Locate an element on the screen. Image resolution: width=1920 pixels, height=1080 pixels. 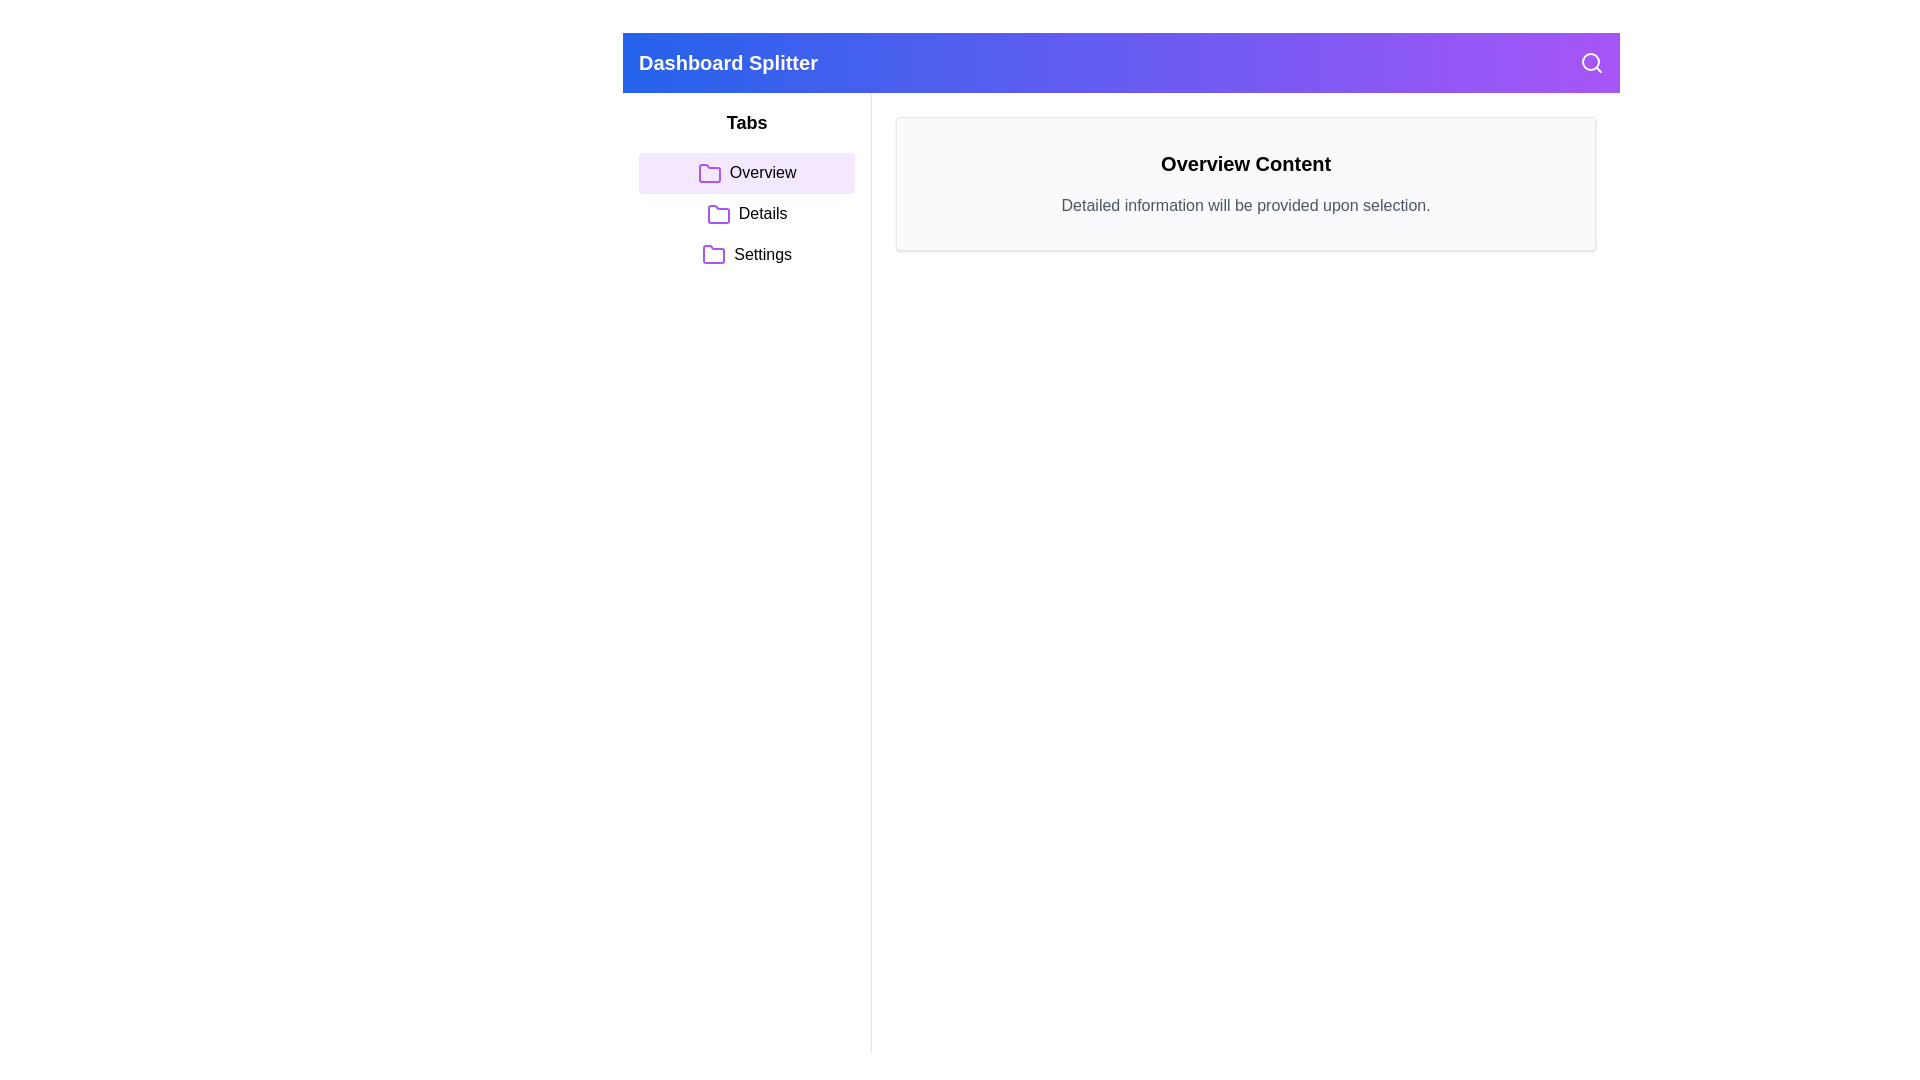
text from the Text Label that displays the message: 'Detailed information will be provided upon selection.' which is located below the 'Overview Content' label is located at coordinates (1245, 205).